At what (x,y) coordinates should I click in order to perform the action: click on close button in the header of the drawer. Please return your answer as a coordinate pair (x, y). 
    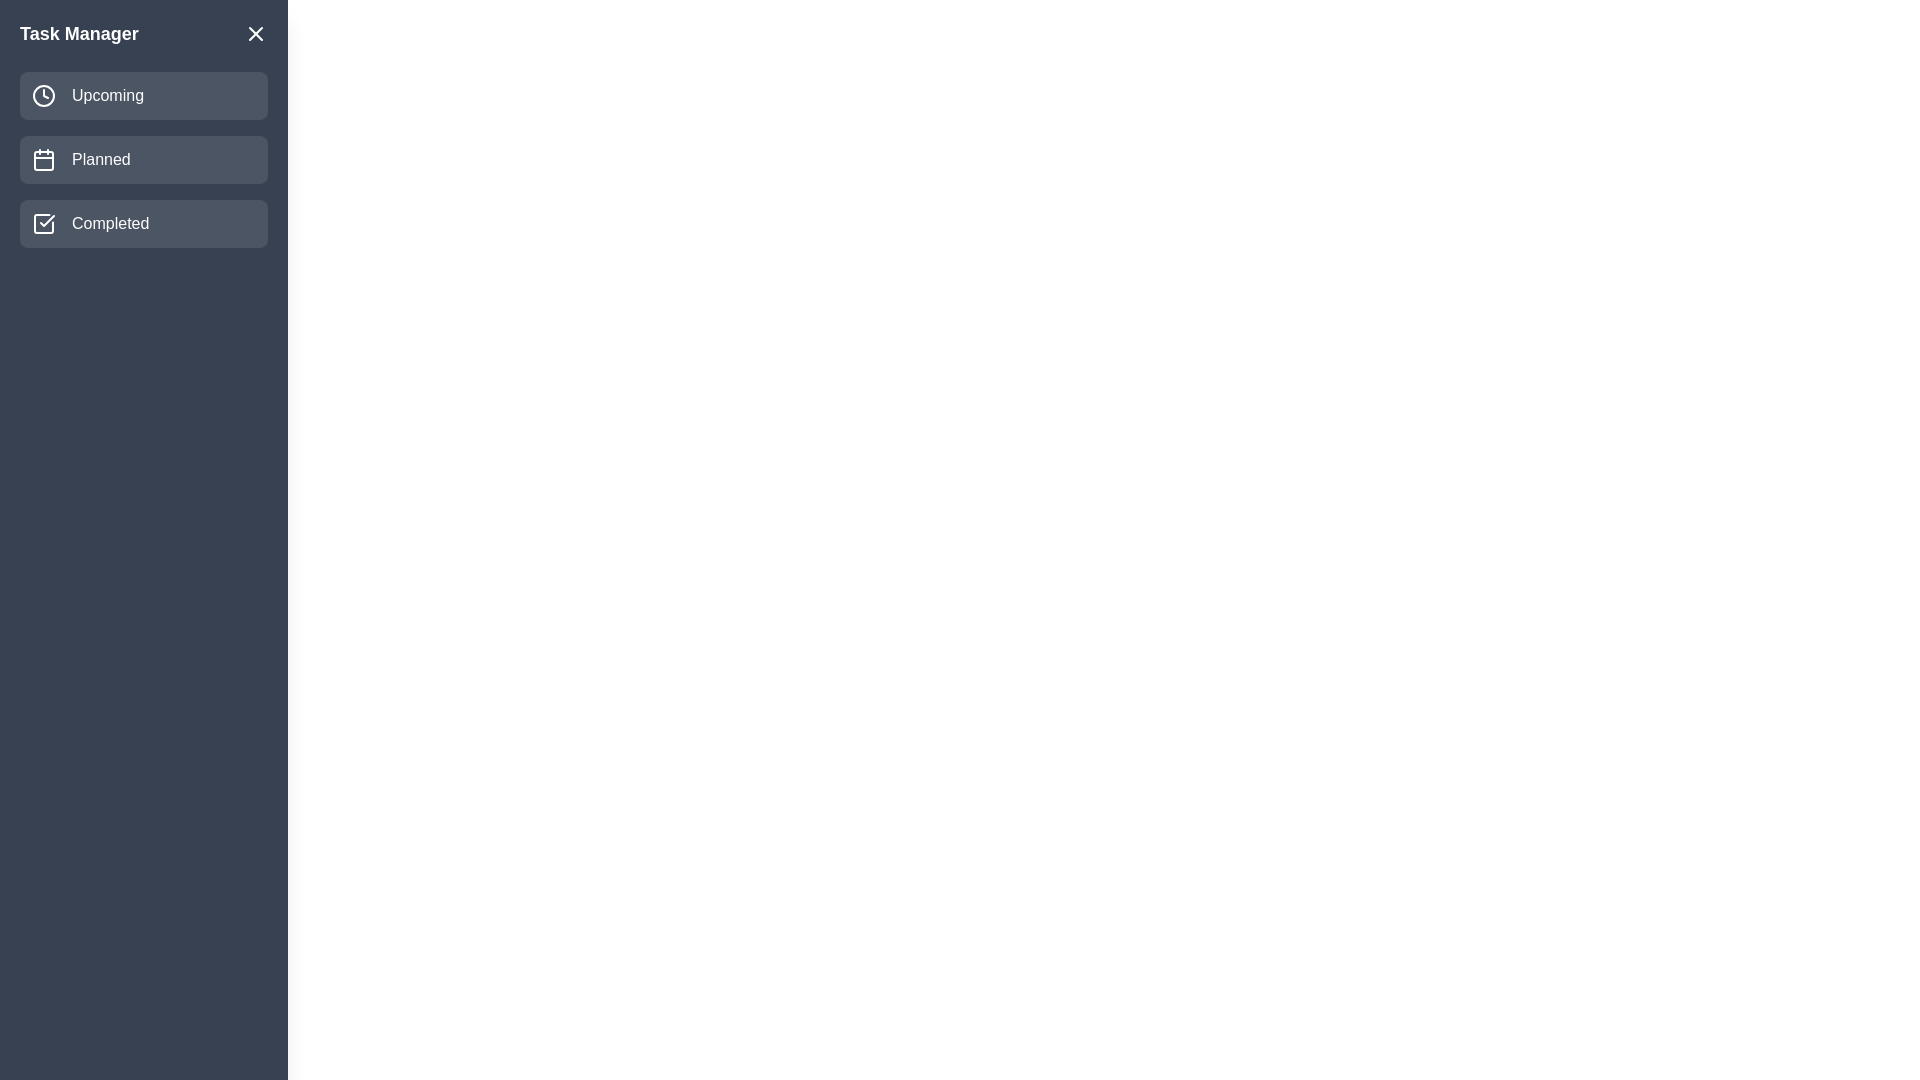
    Looking at the image, I should click on (254, 34).